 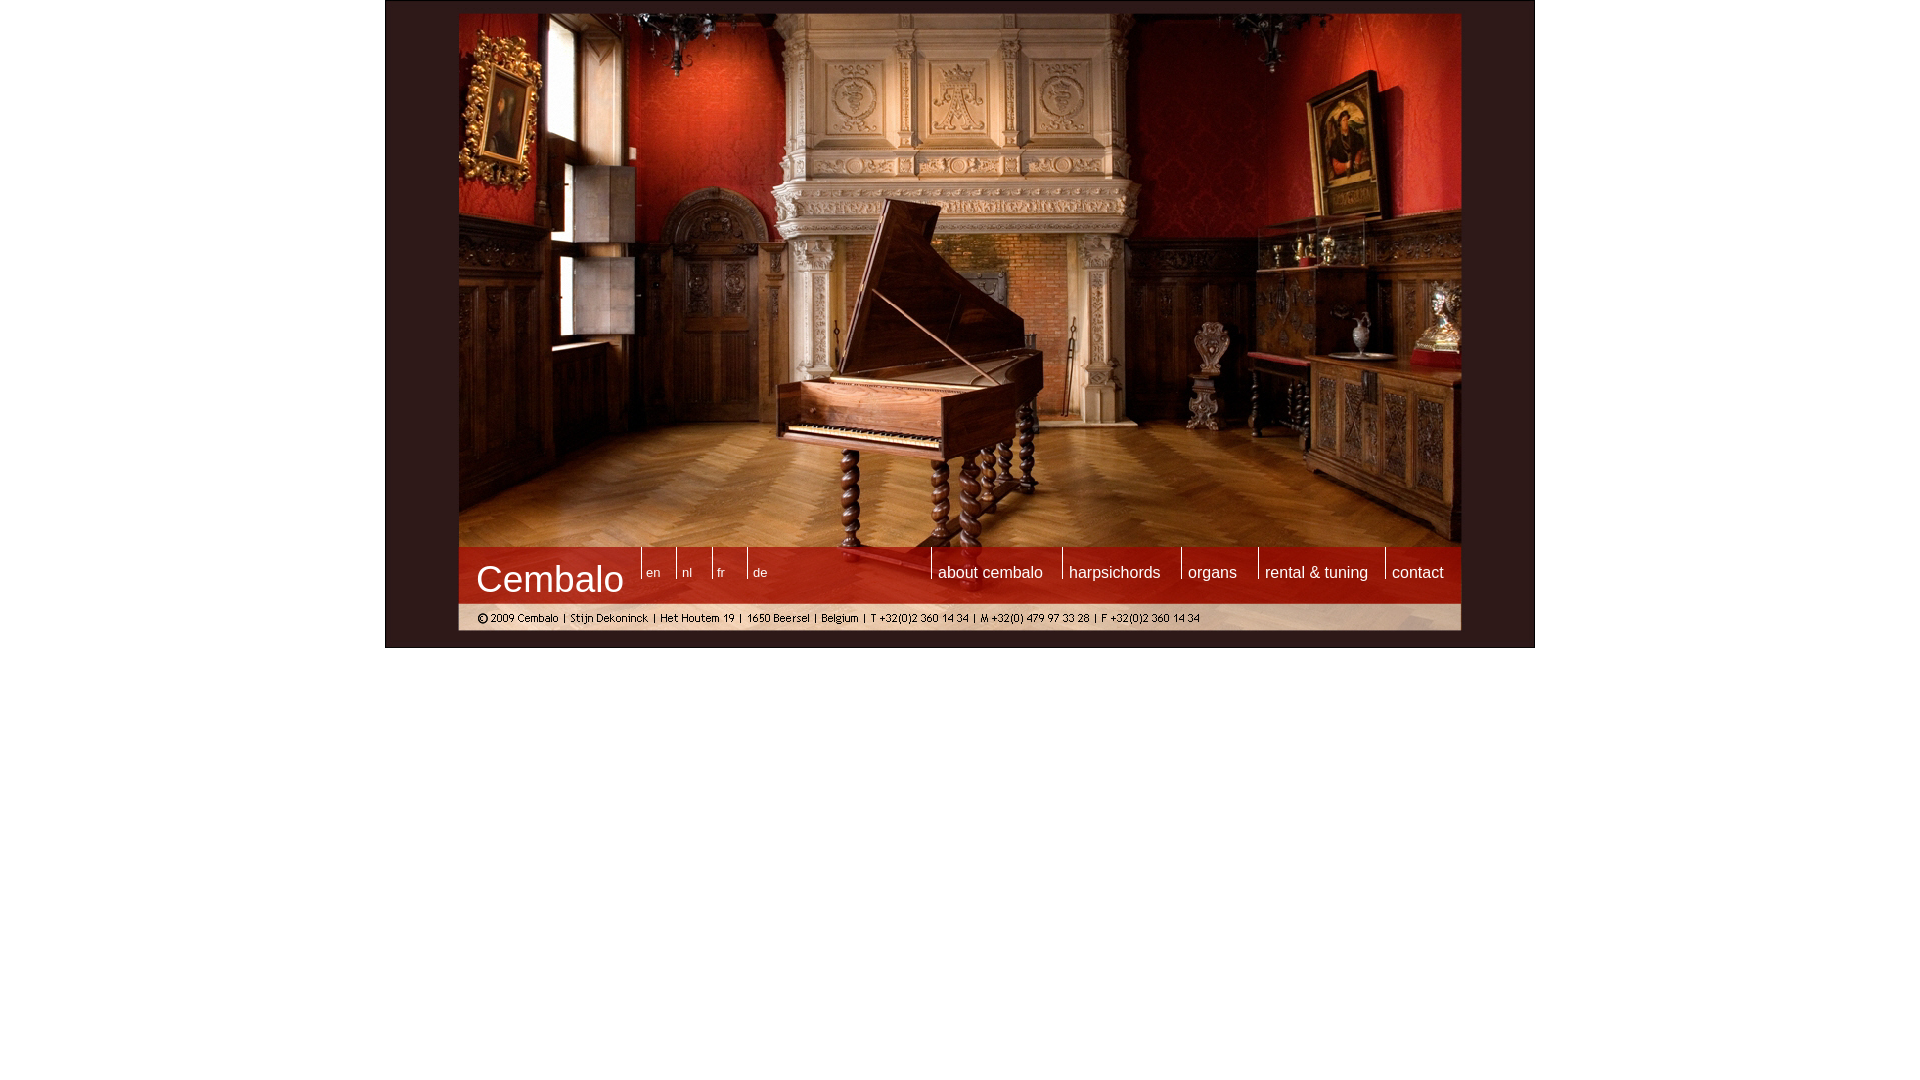 I want to click on 'harpsichords', so click(x=1113, y=572).